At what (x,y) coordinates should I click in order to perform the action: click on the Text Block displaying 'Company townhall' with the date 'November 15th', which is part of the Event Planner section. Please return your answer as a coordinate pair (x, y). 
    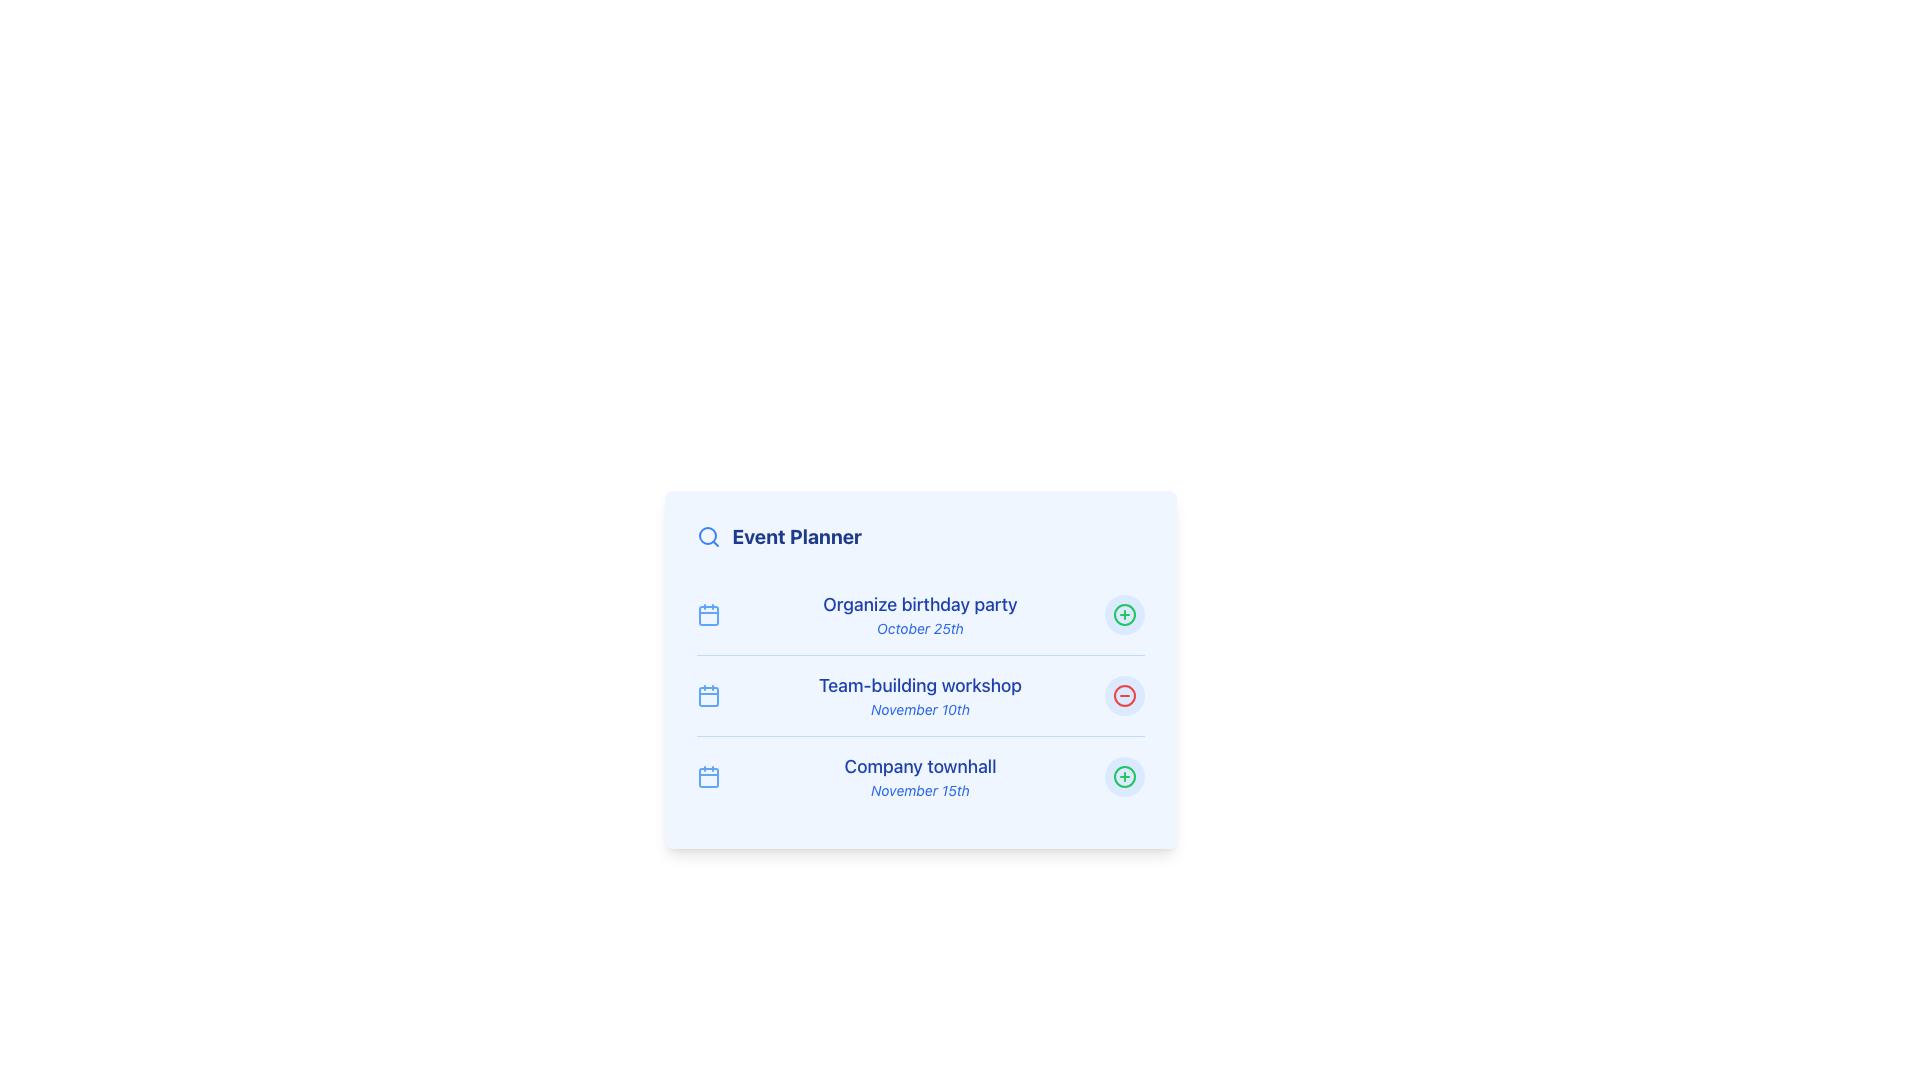
    Looking at the image, I should click on (919, 775).